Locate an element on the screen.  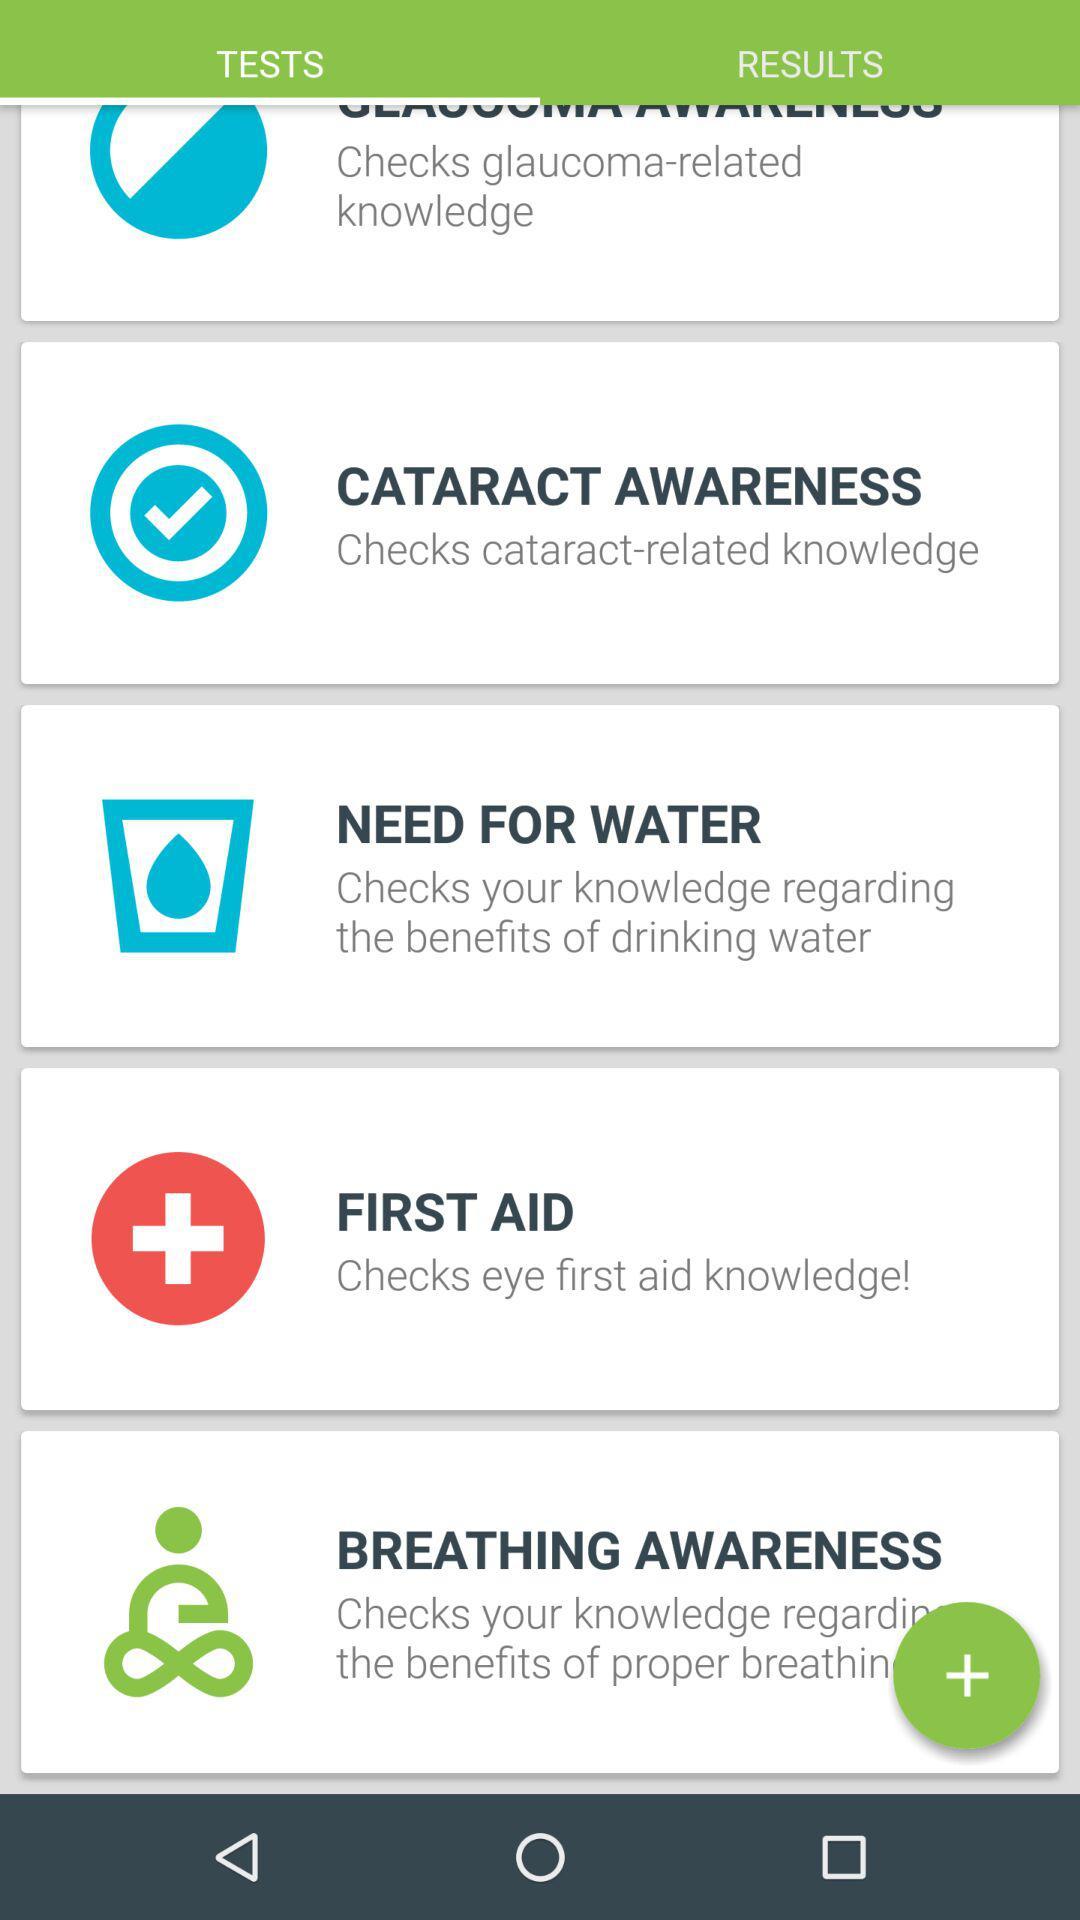
tests item is located at coordinates (270, 52).